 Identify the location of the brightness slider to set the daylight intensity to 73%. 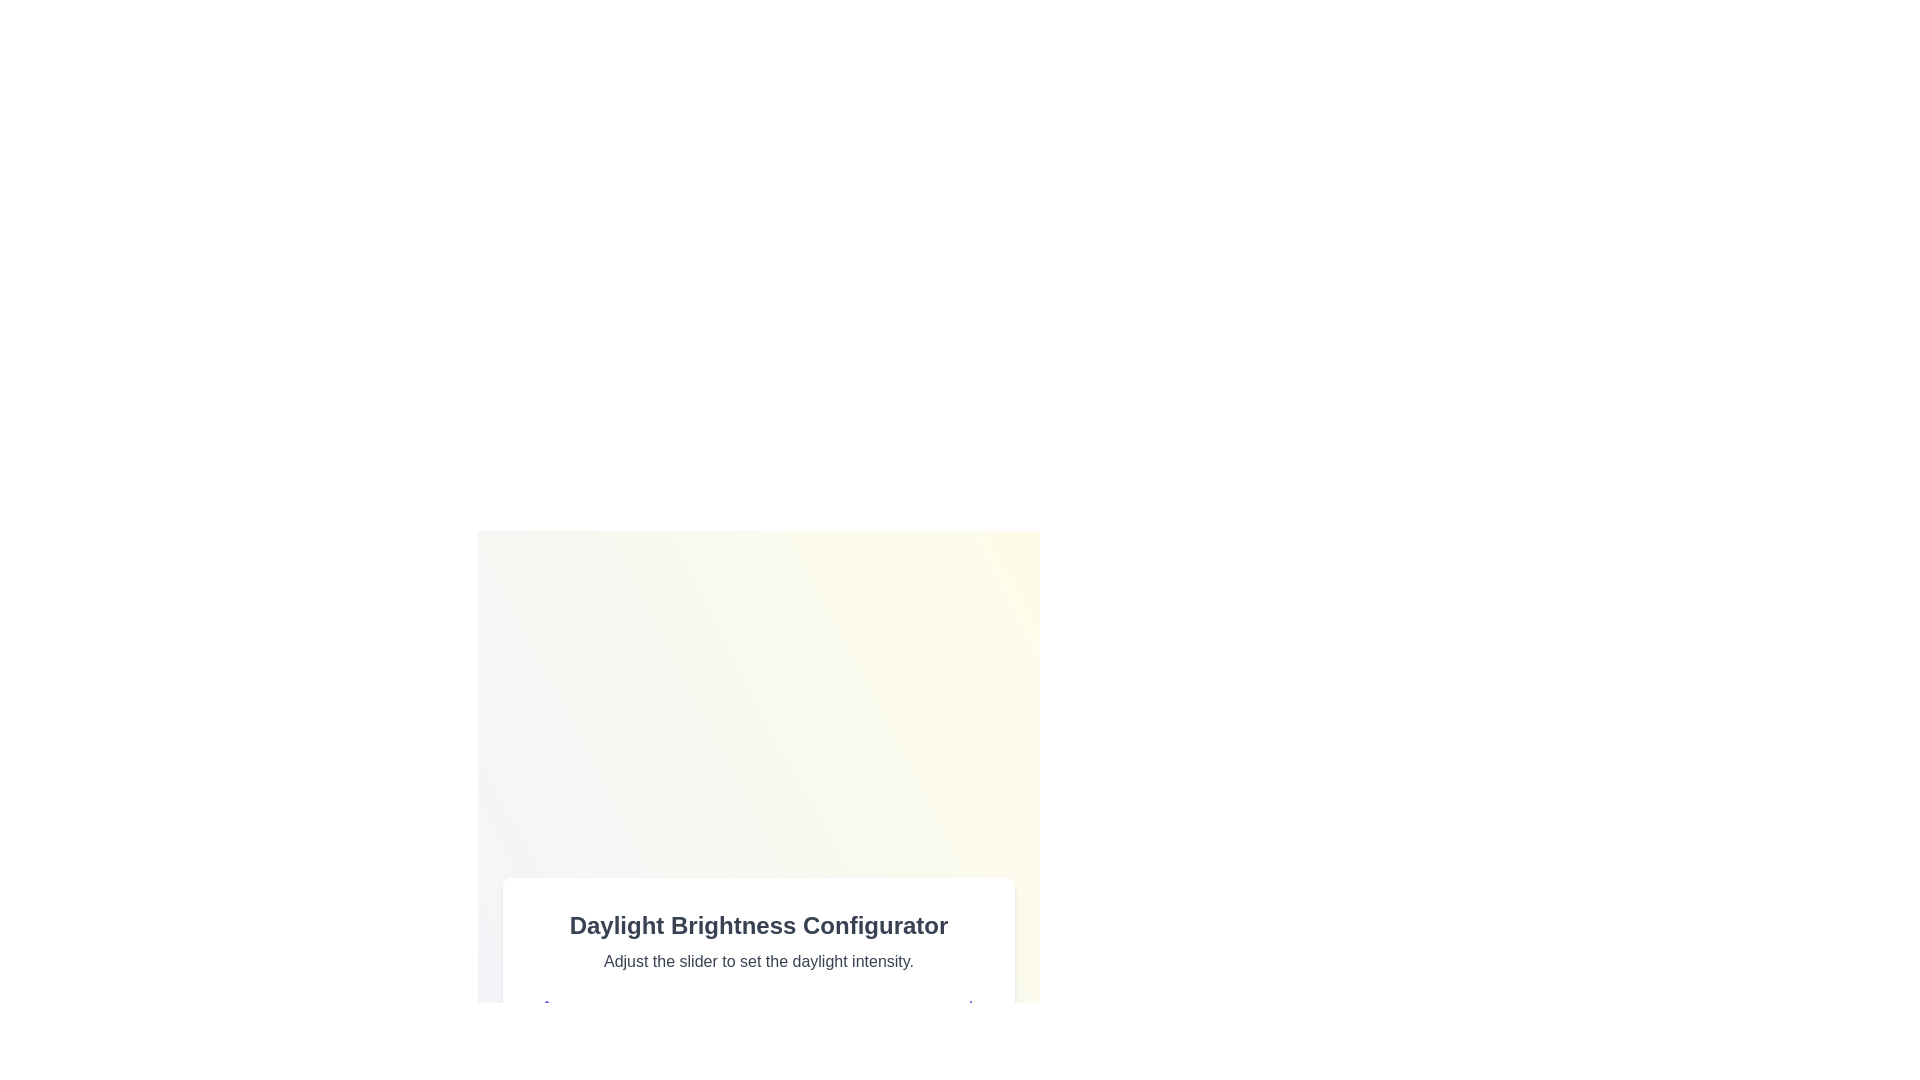
(862, 1055).